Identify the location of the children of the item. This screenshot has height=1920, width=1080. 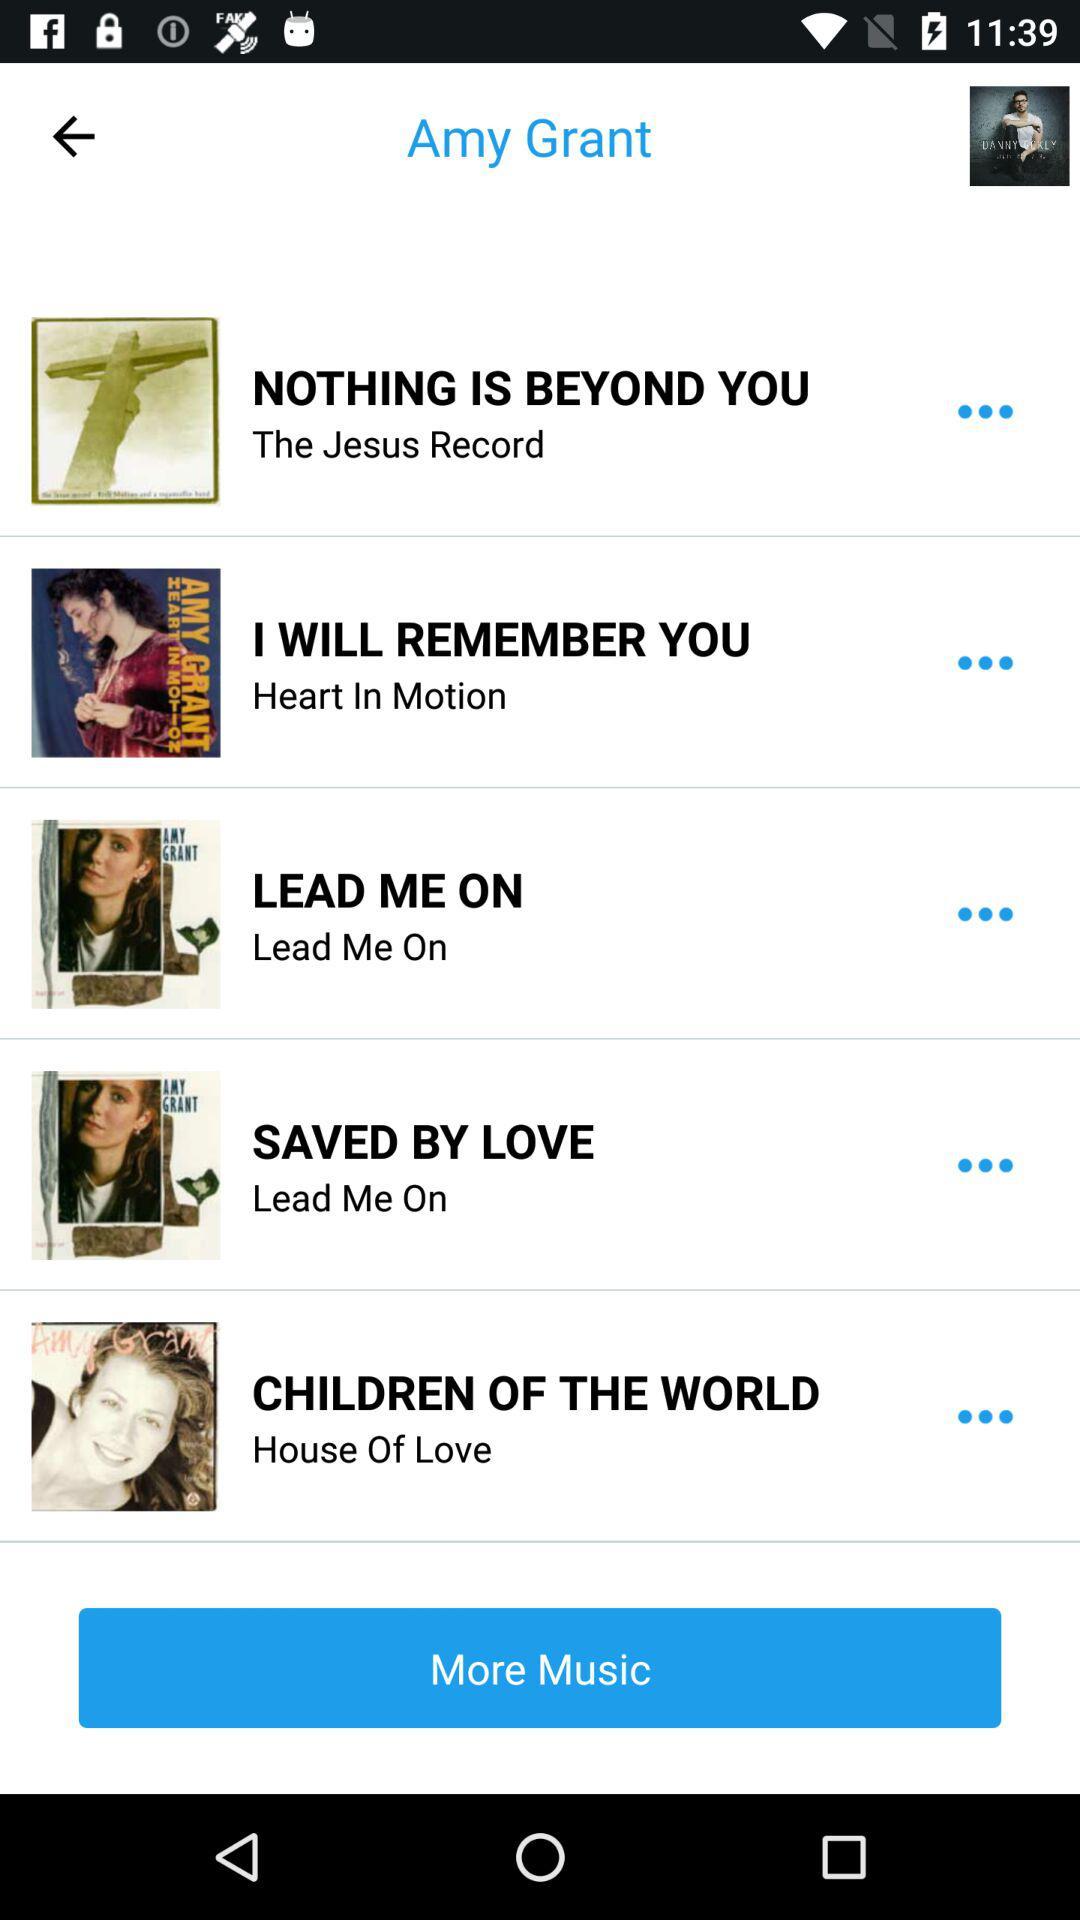
(535, 1390).